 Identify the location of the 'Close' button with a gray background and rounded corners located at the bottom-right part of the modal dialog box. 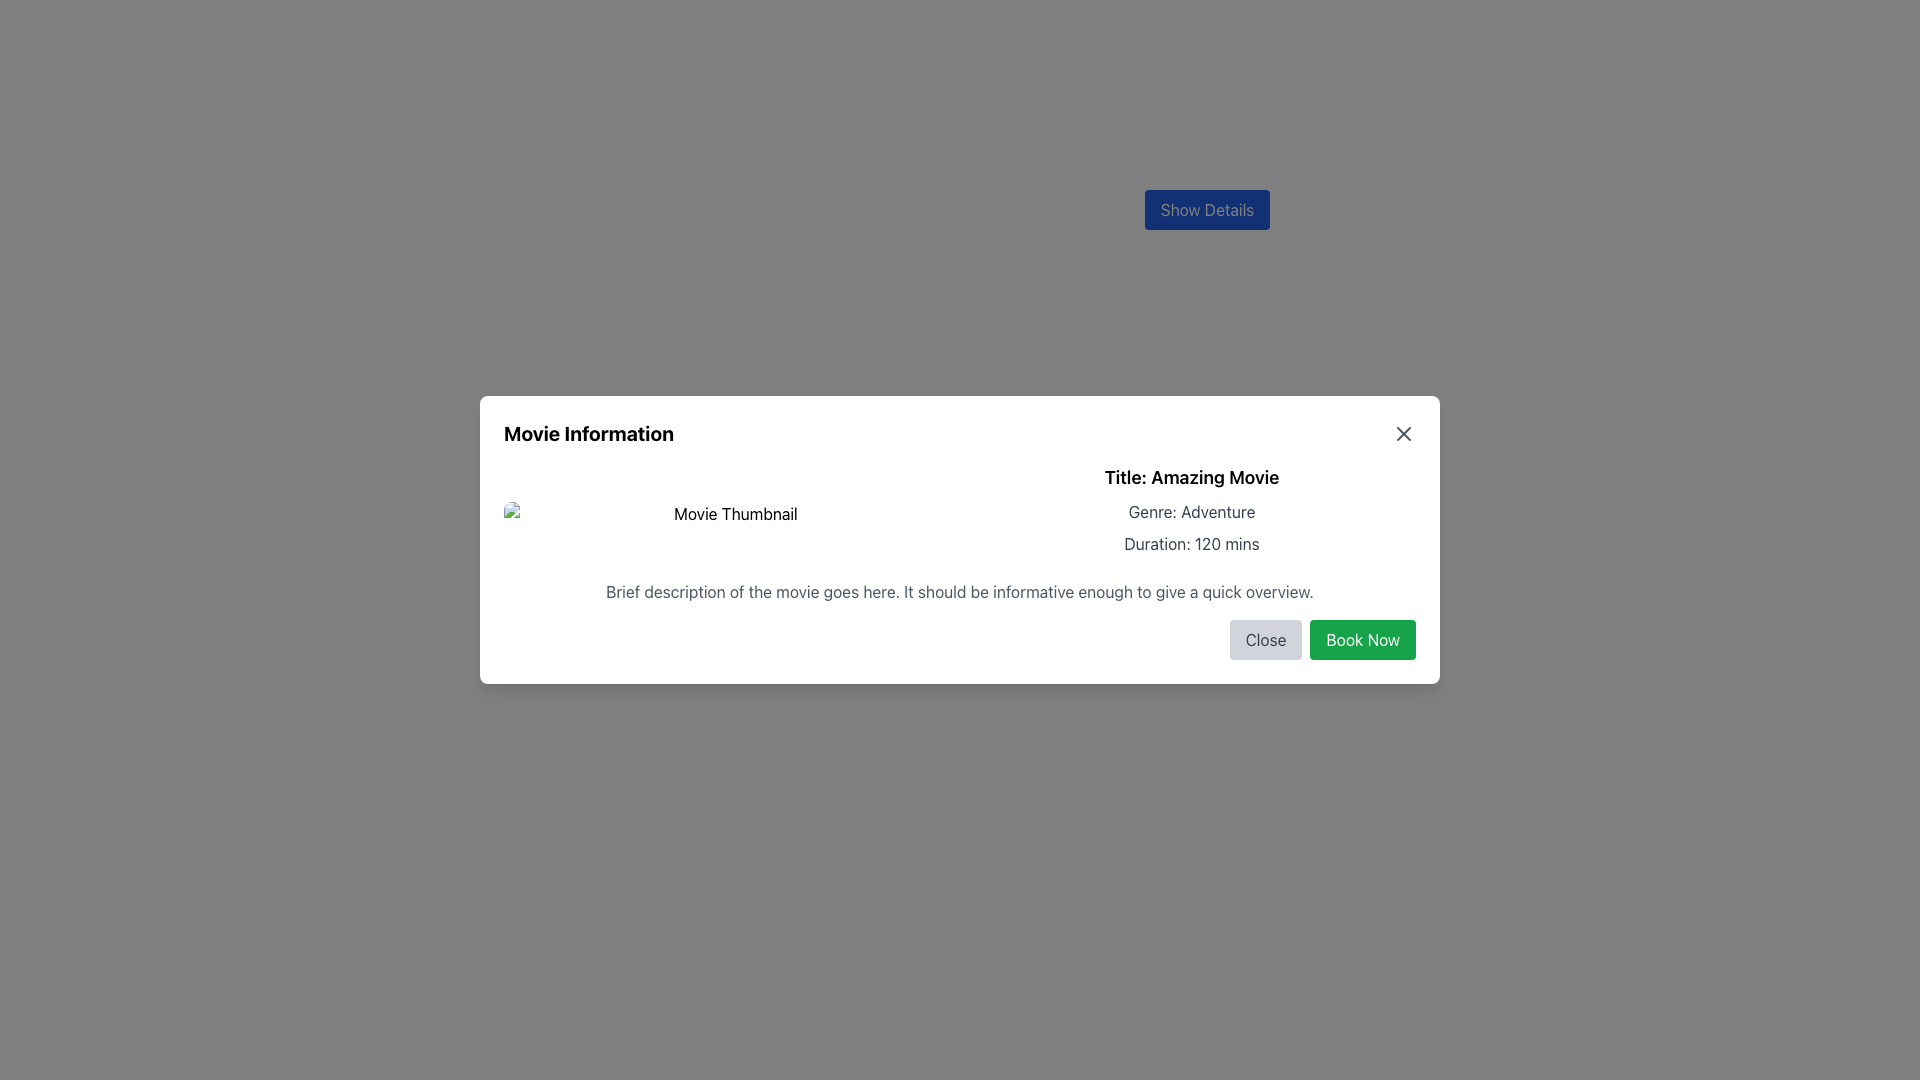
(1265, 640).